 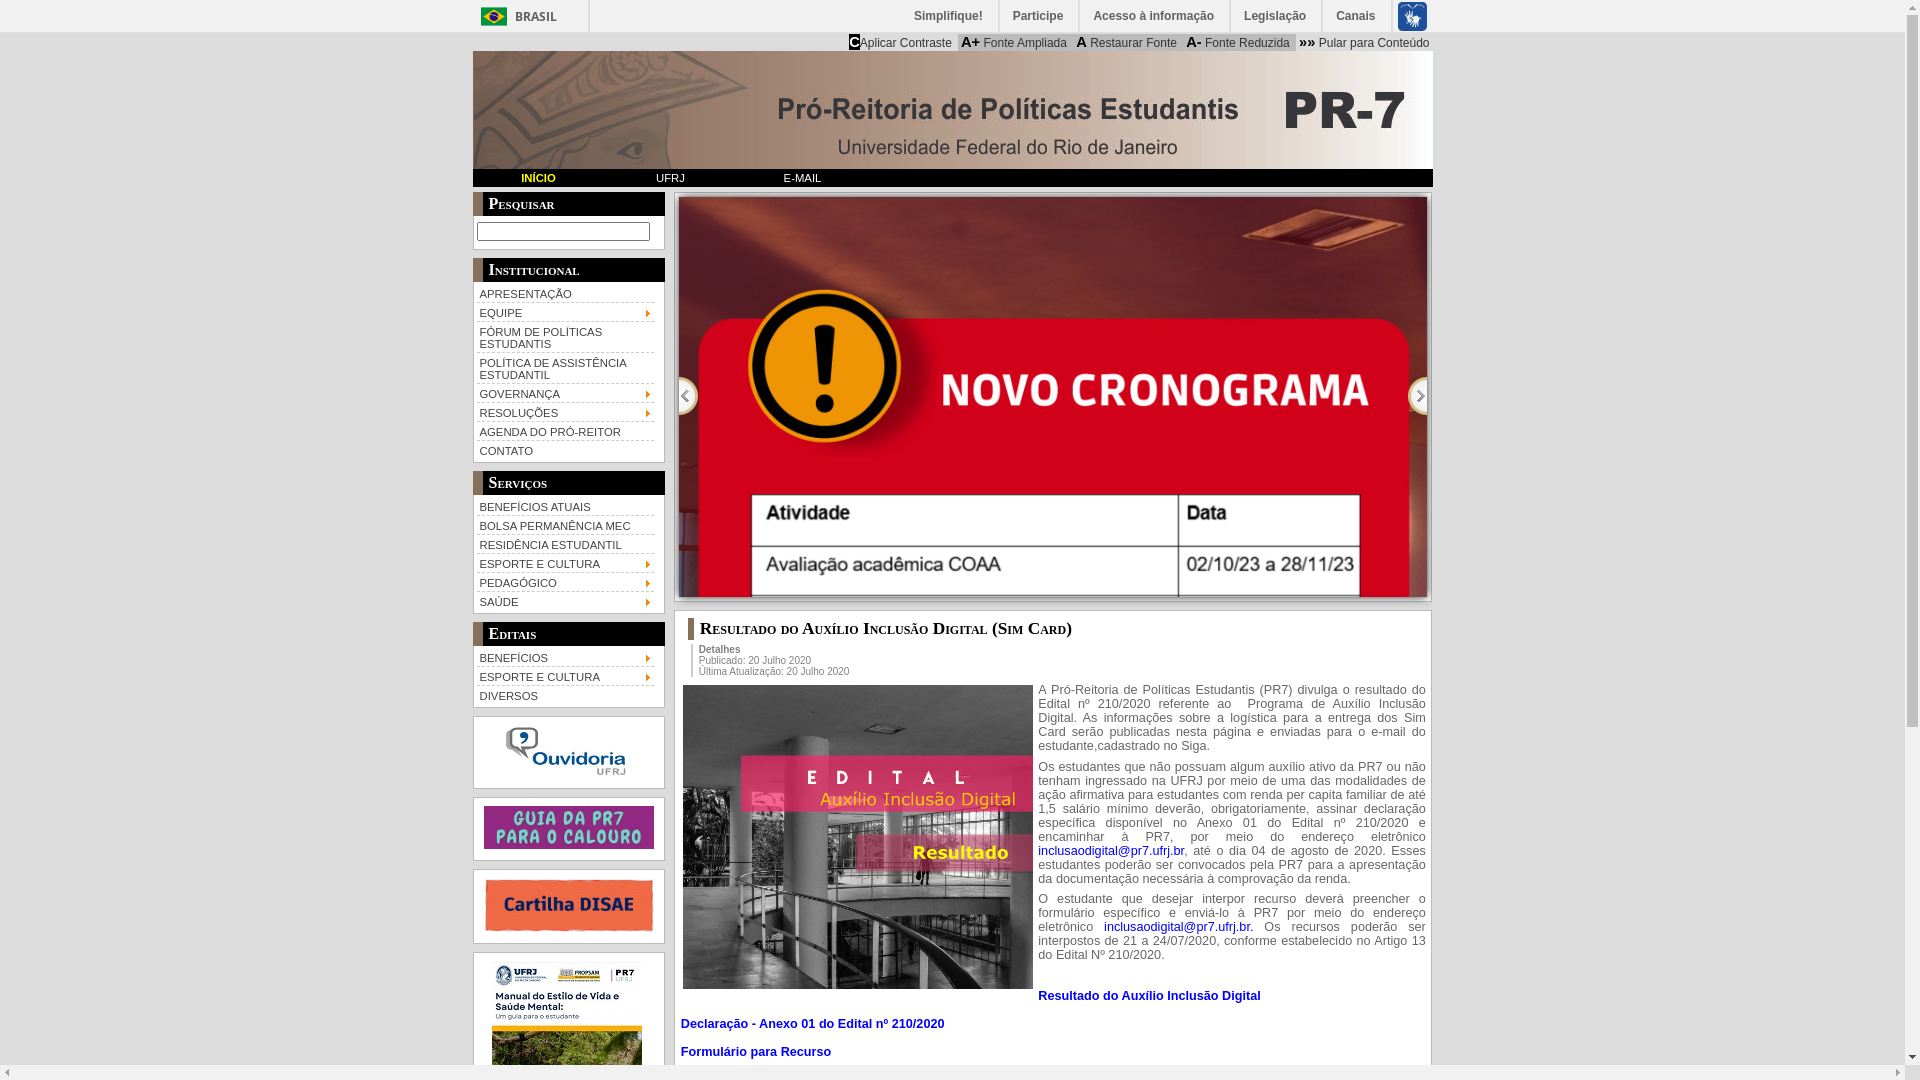 What do you see at coordinates (1356, 15) in the screenshot?
I see `'Canais'` at bounding box center [1356, 15].